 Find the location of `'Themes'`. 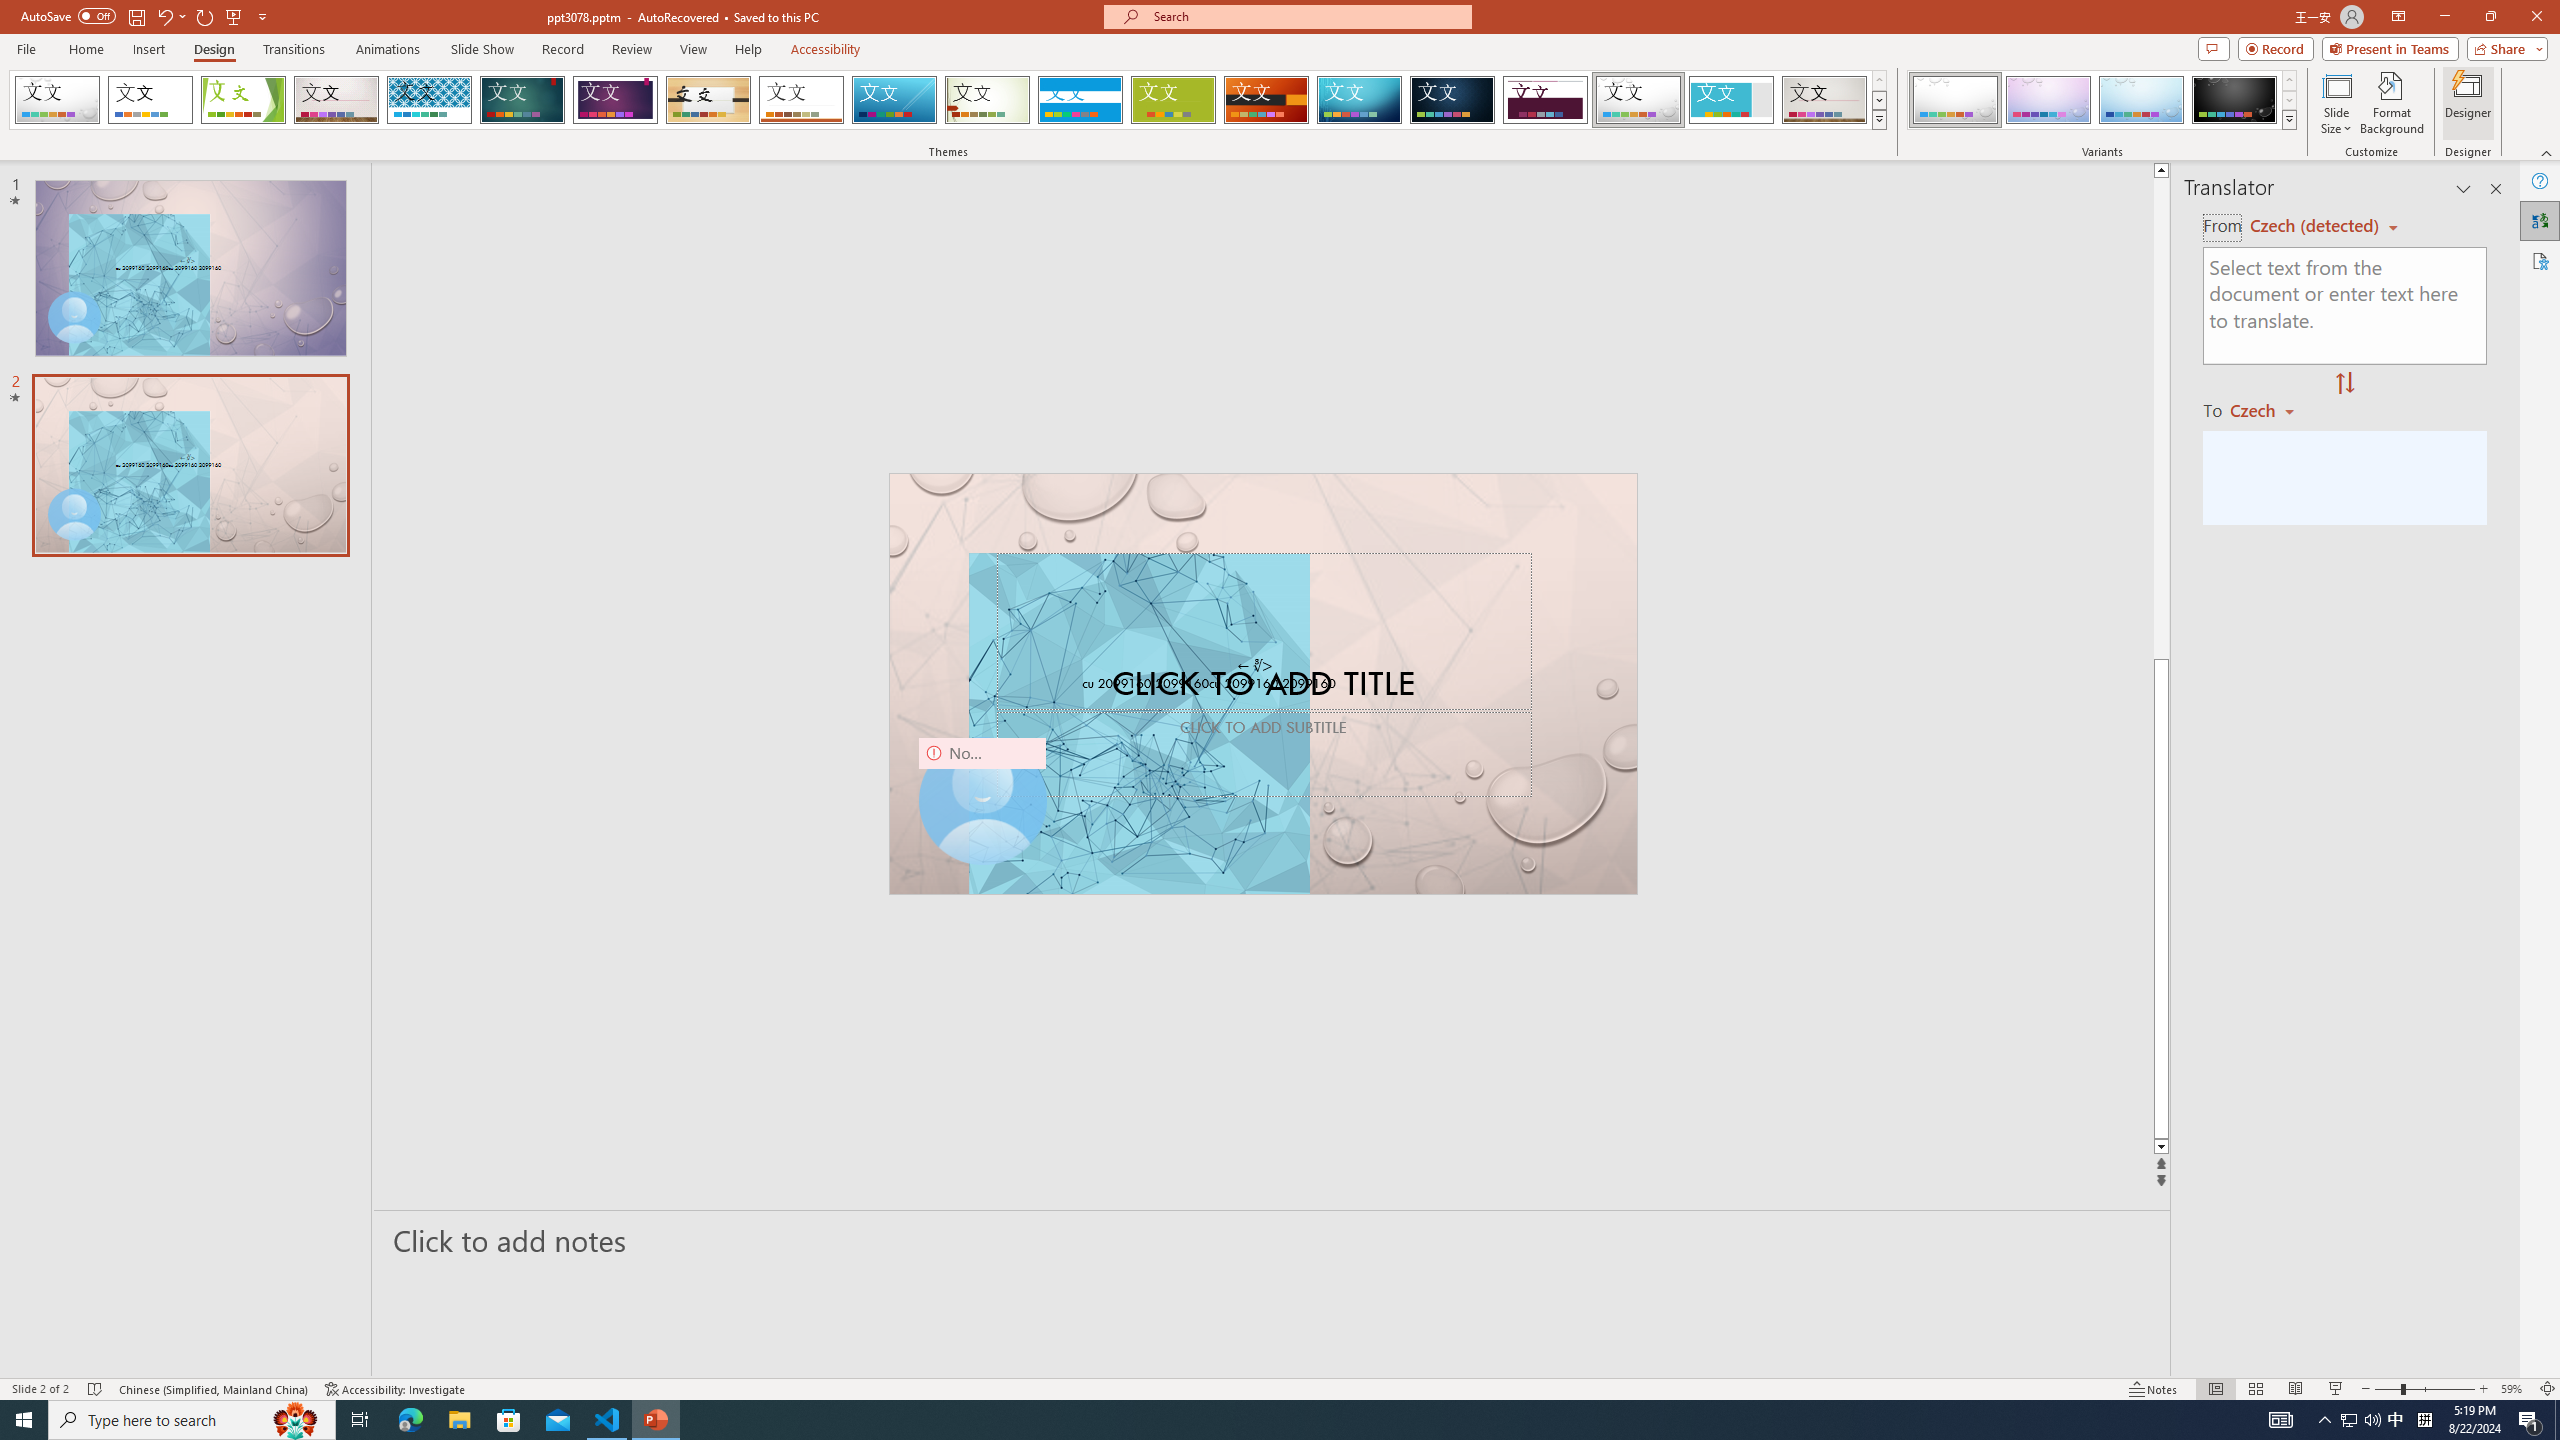

'Themes' is located at coordinates (1879, 118).